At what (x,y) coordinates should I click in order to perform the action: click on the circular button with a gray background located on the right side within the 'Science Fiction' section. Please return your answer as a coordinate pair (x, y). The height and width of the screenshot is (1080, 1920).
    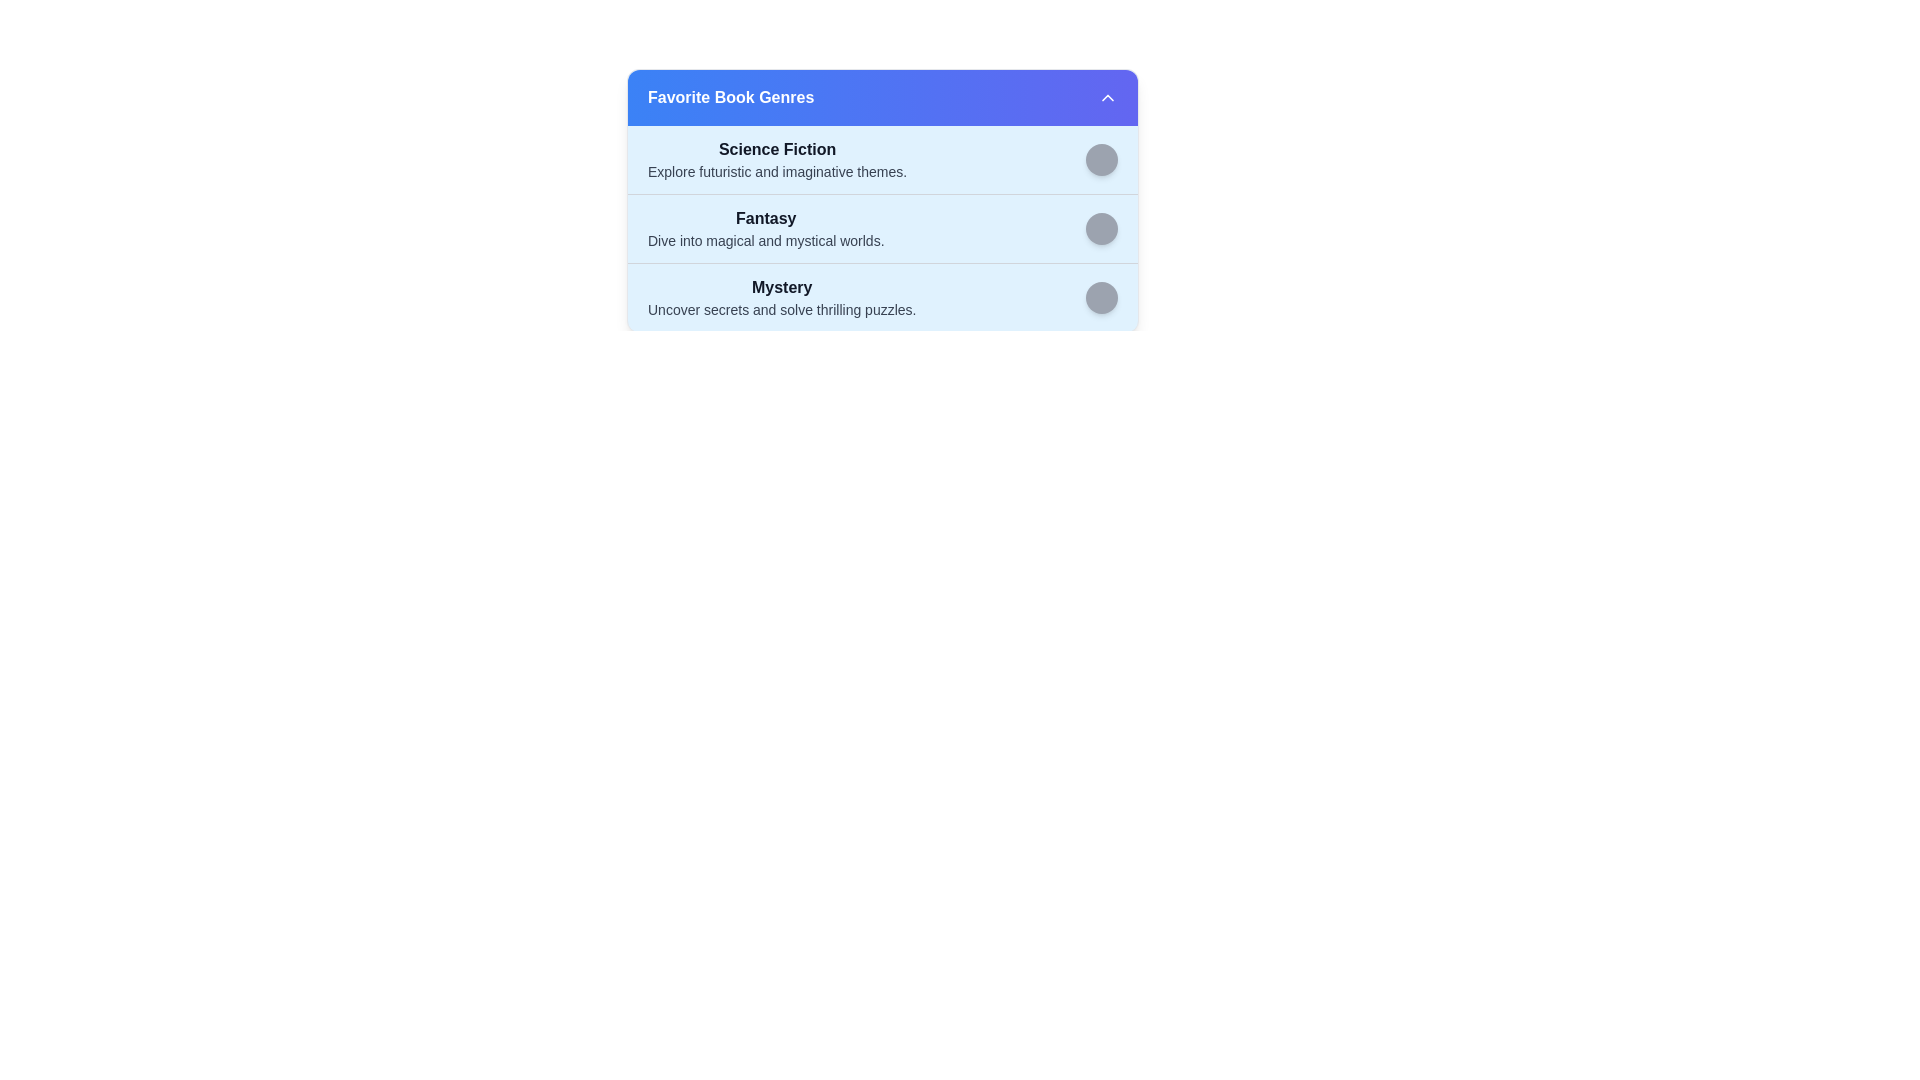
    Looking at the image, I should click on (1101, 158).